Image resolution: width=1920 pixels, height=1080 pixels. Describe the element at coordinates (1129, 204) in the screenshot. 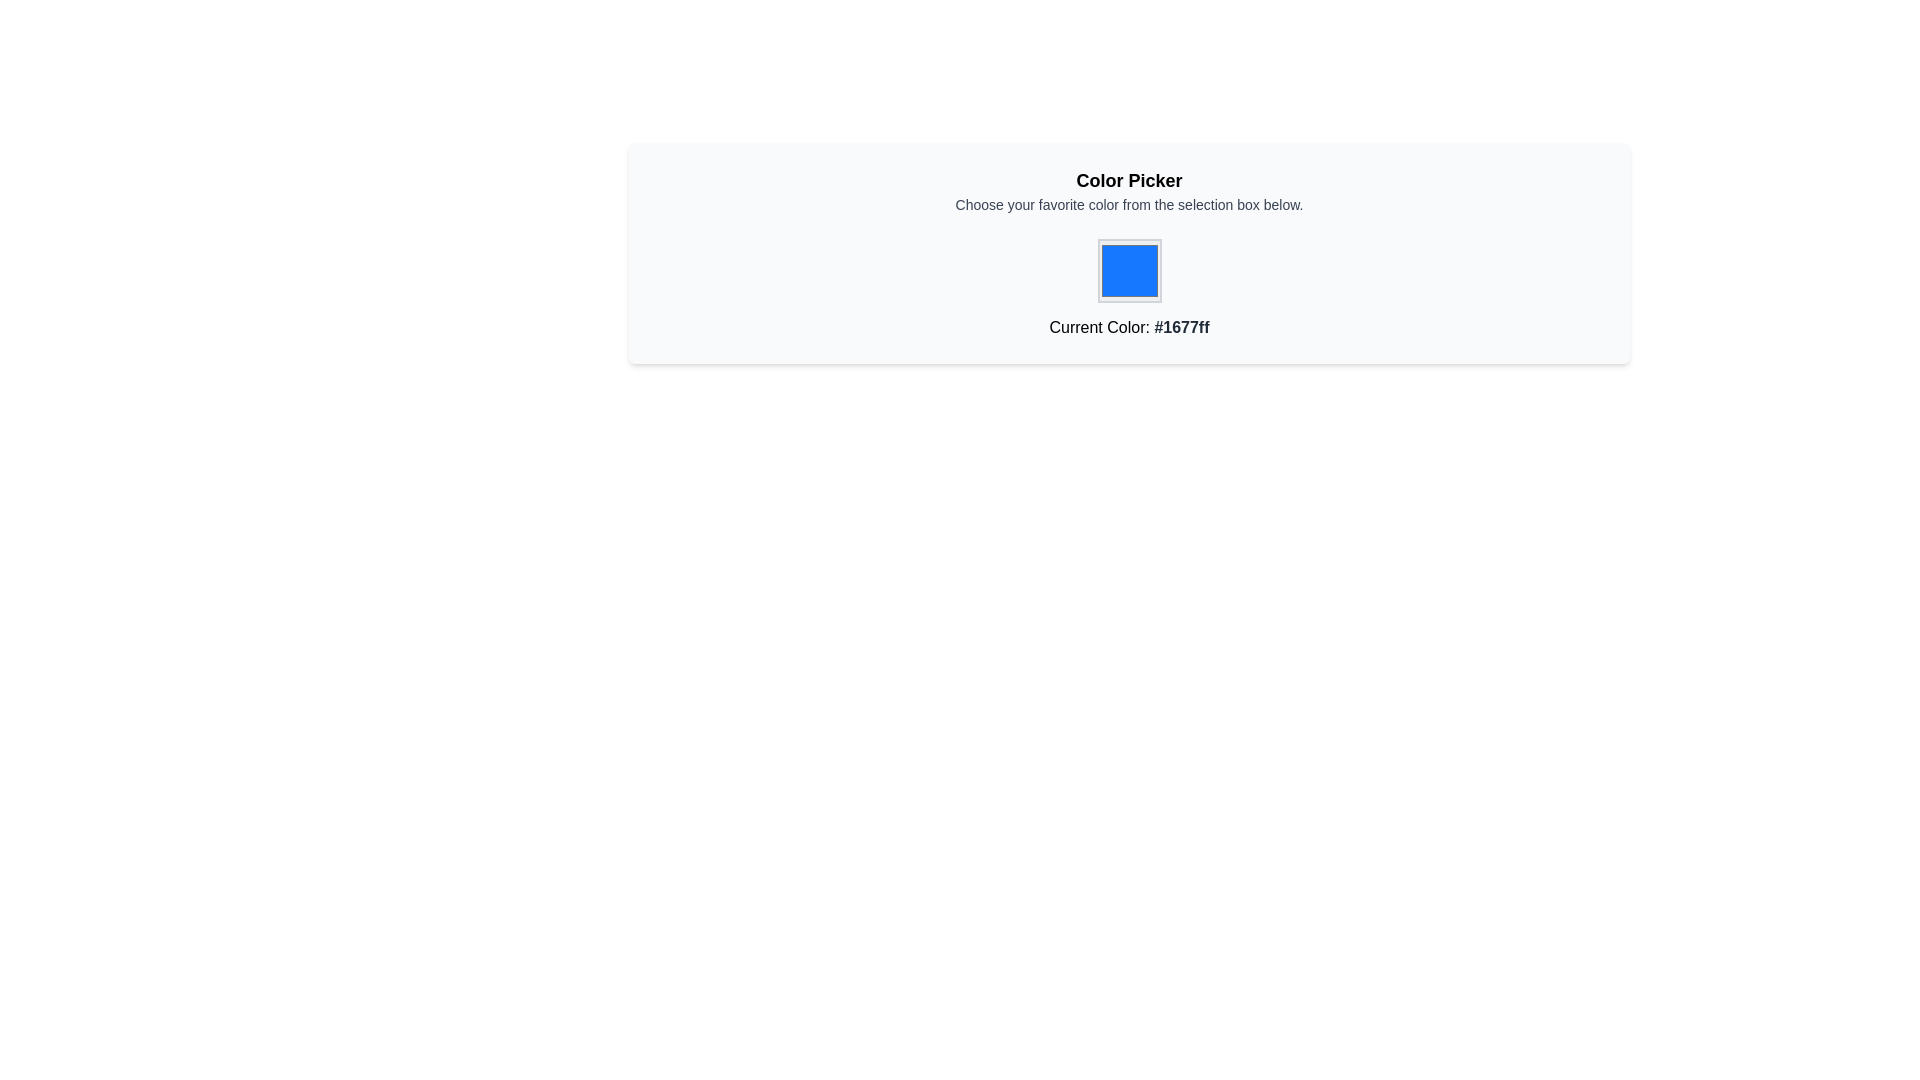

I see `the text element that instructs users to 'Choose your favorite color from the selection box below.' This text is styled in gray and is located beneath the 'Color Picker' header` at that location.